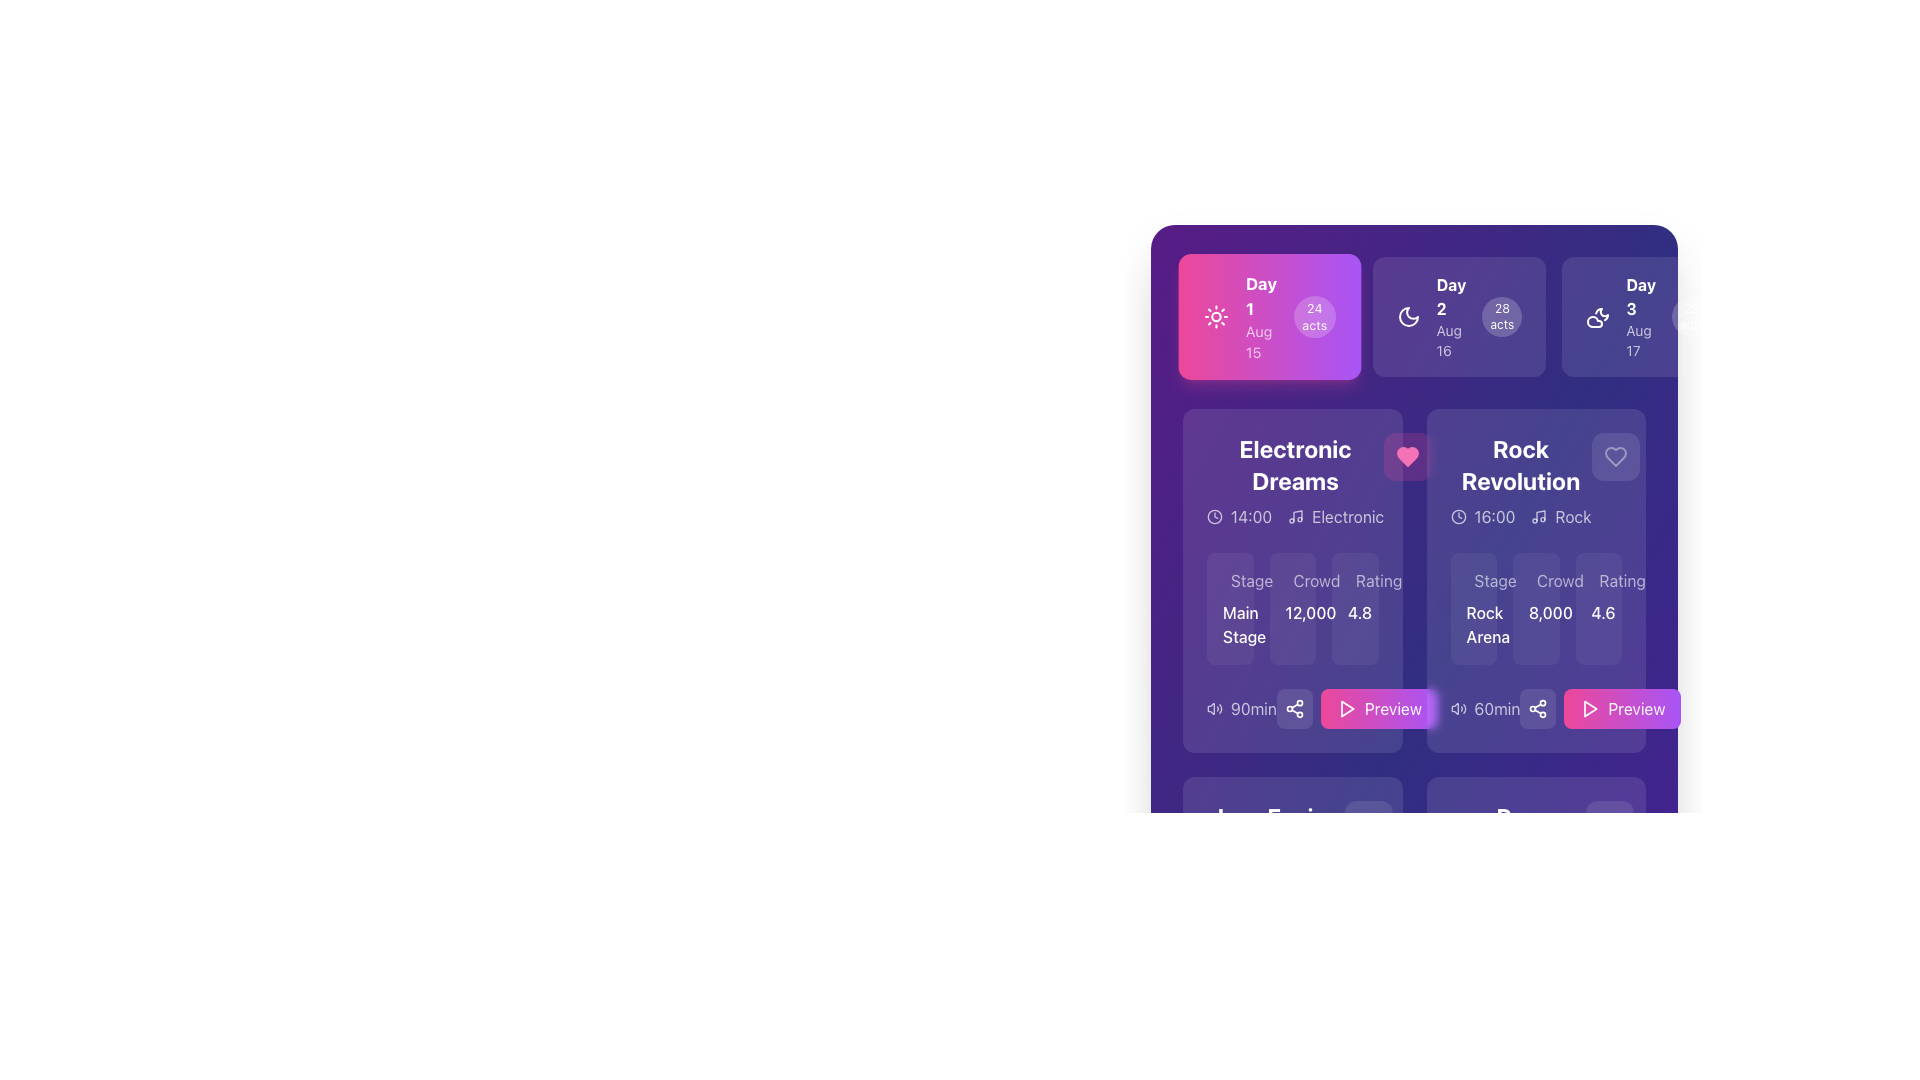 The width and height of the screenshot is (1920, 1080). Describe the element at coordinates (1497, 708) in the screenshot. I see `the static text label that displays the event duration in minutes, located within the 'Rock Revolution' card, to the left of the 'Preview' button` at that location.